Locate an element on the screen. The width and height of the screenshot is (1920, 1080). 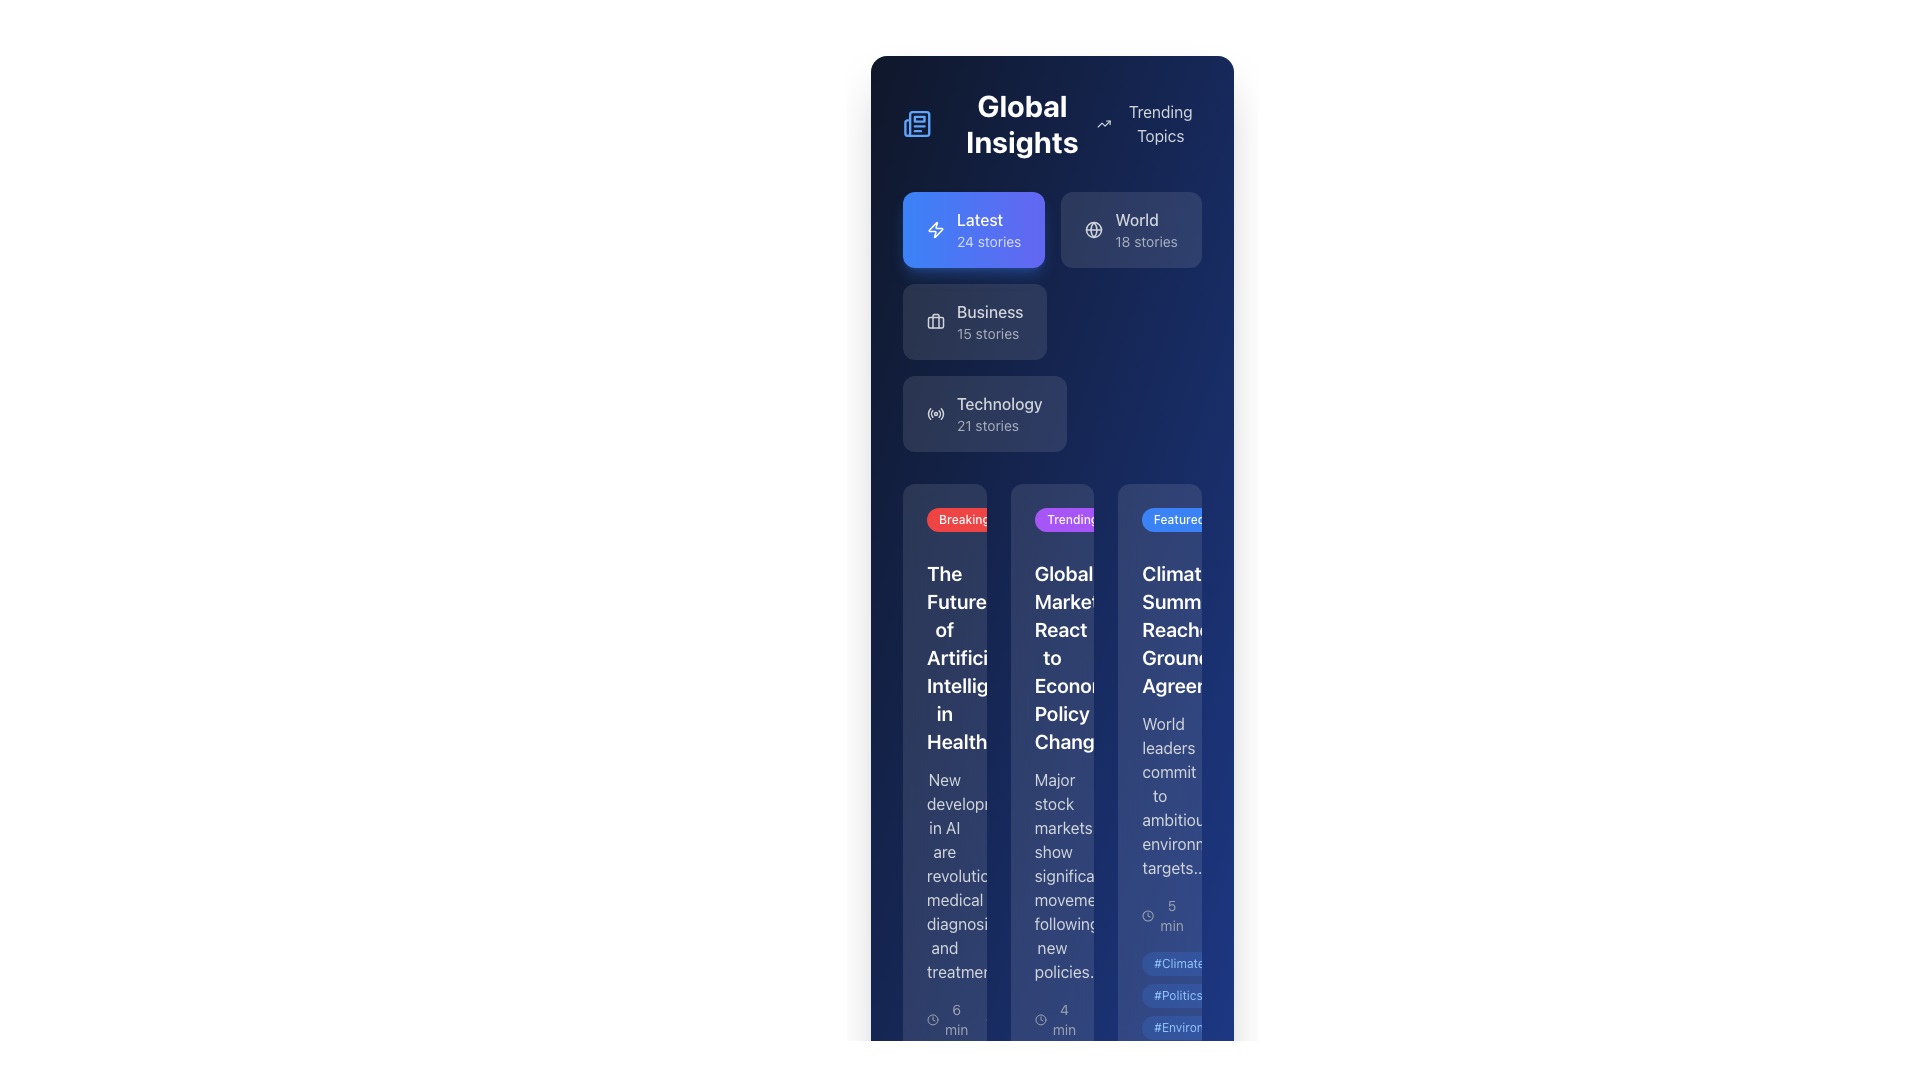
the content of the Text and Icon Pair displaying a clock icon followed by the text '6 min', located at the bottom of the column titled 'The Future of Artificial Intelligence in Healthcare' is located at coordinates (943, 1019).